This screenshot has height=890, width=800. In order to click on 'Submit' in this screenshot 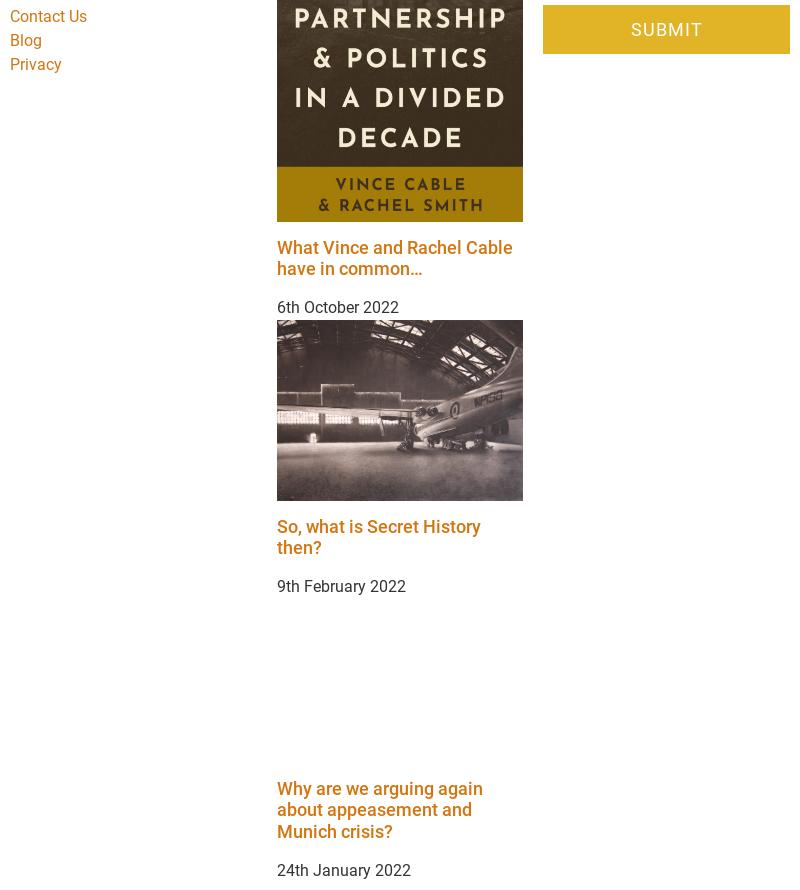, I will do `click(630, 28)`.